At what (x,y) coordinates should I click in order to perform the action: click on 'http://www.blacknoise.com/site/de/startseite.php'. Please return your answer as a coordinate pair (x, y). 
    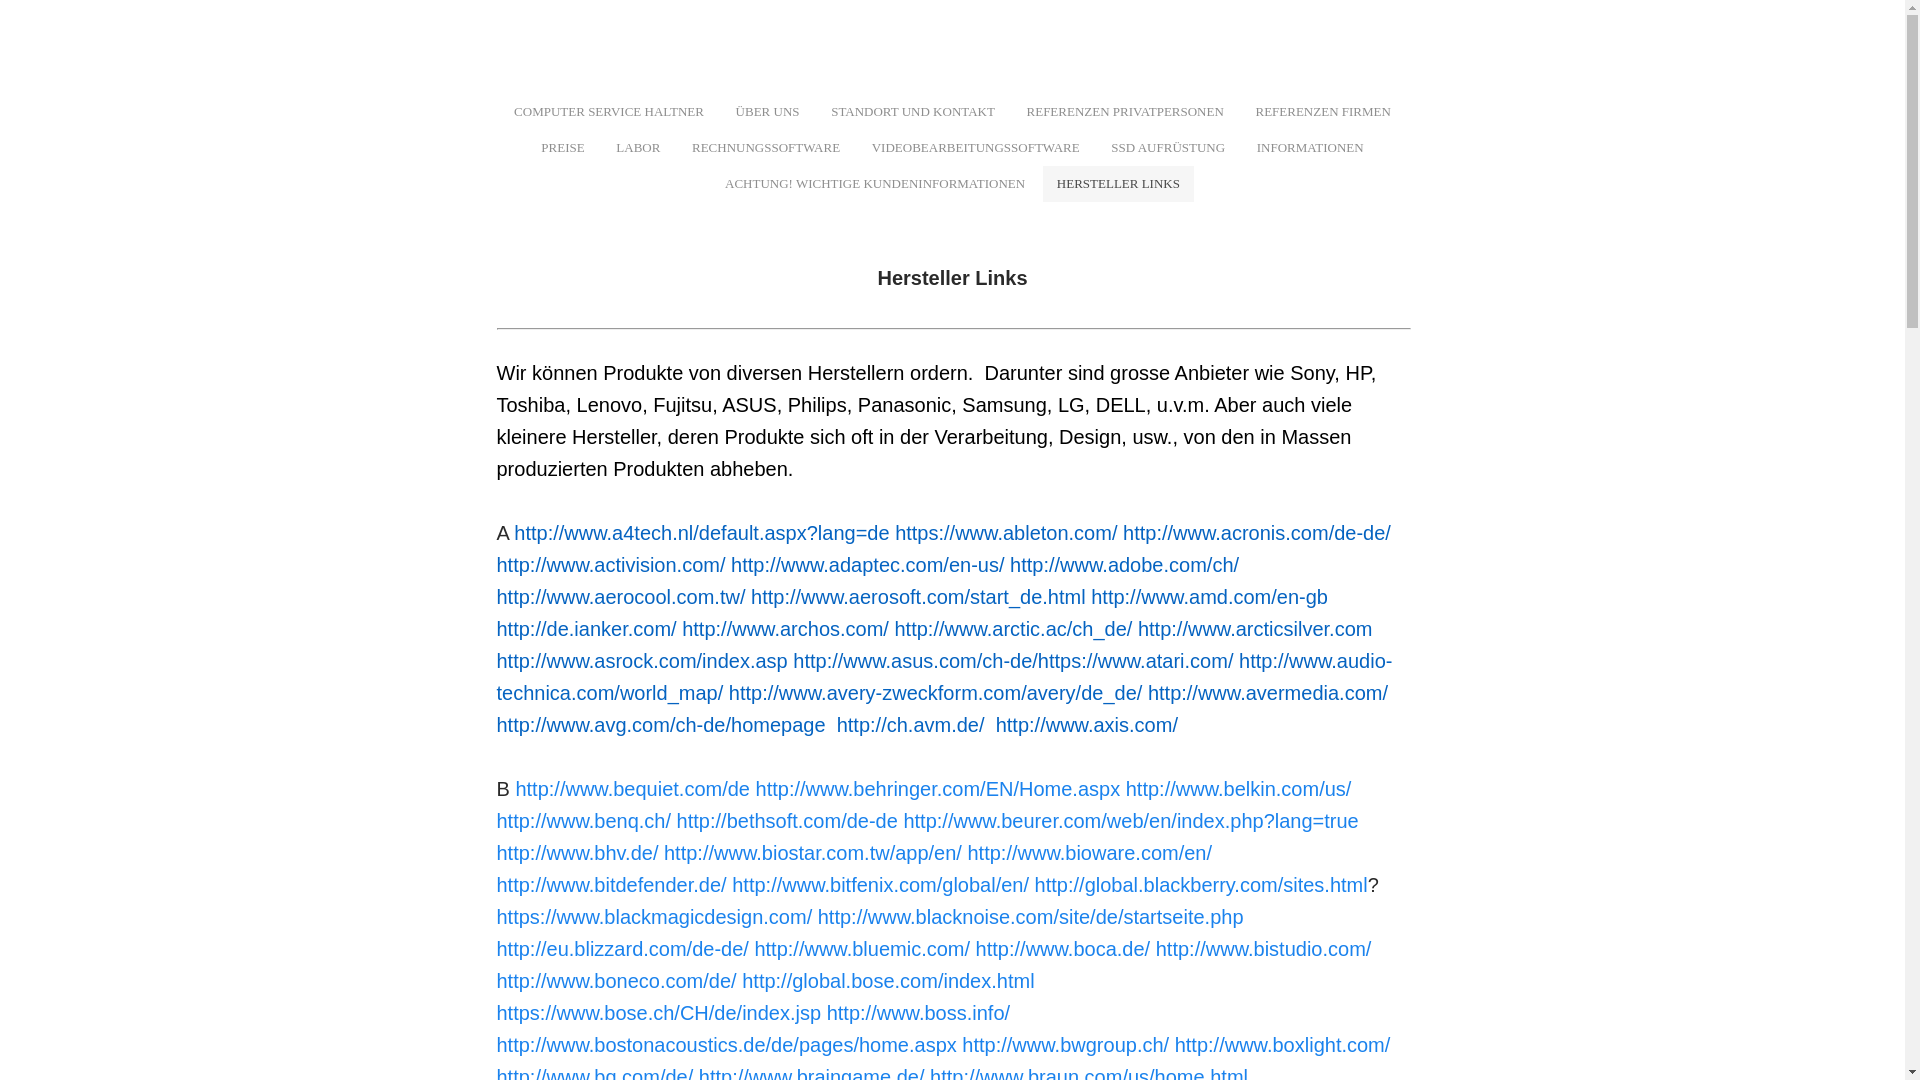
    Looking at the image, I should click on (1031, 917).